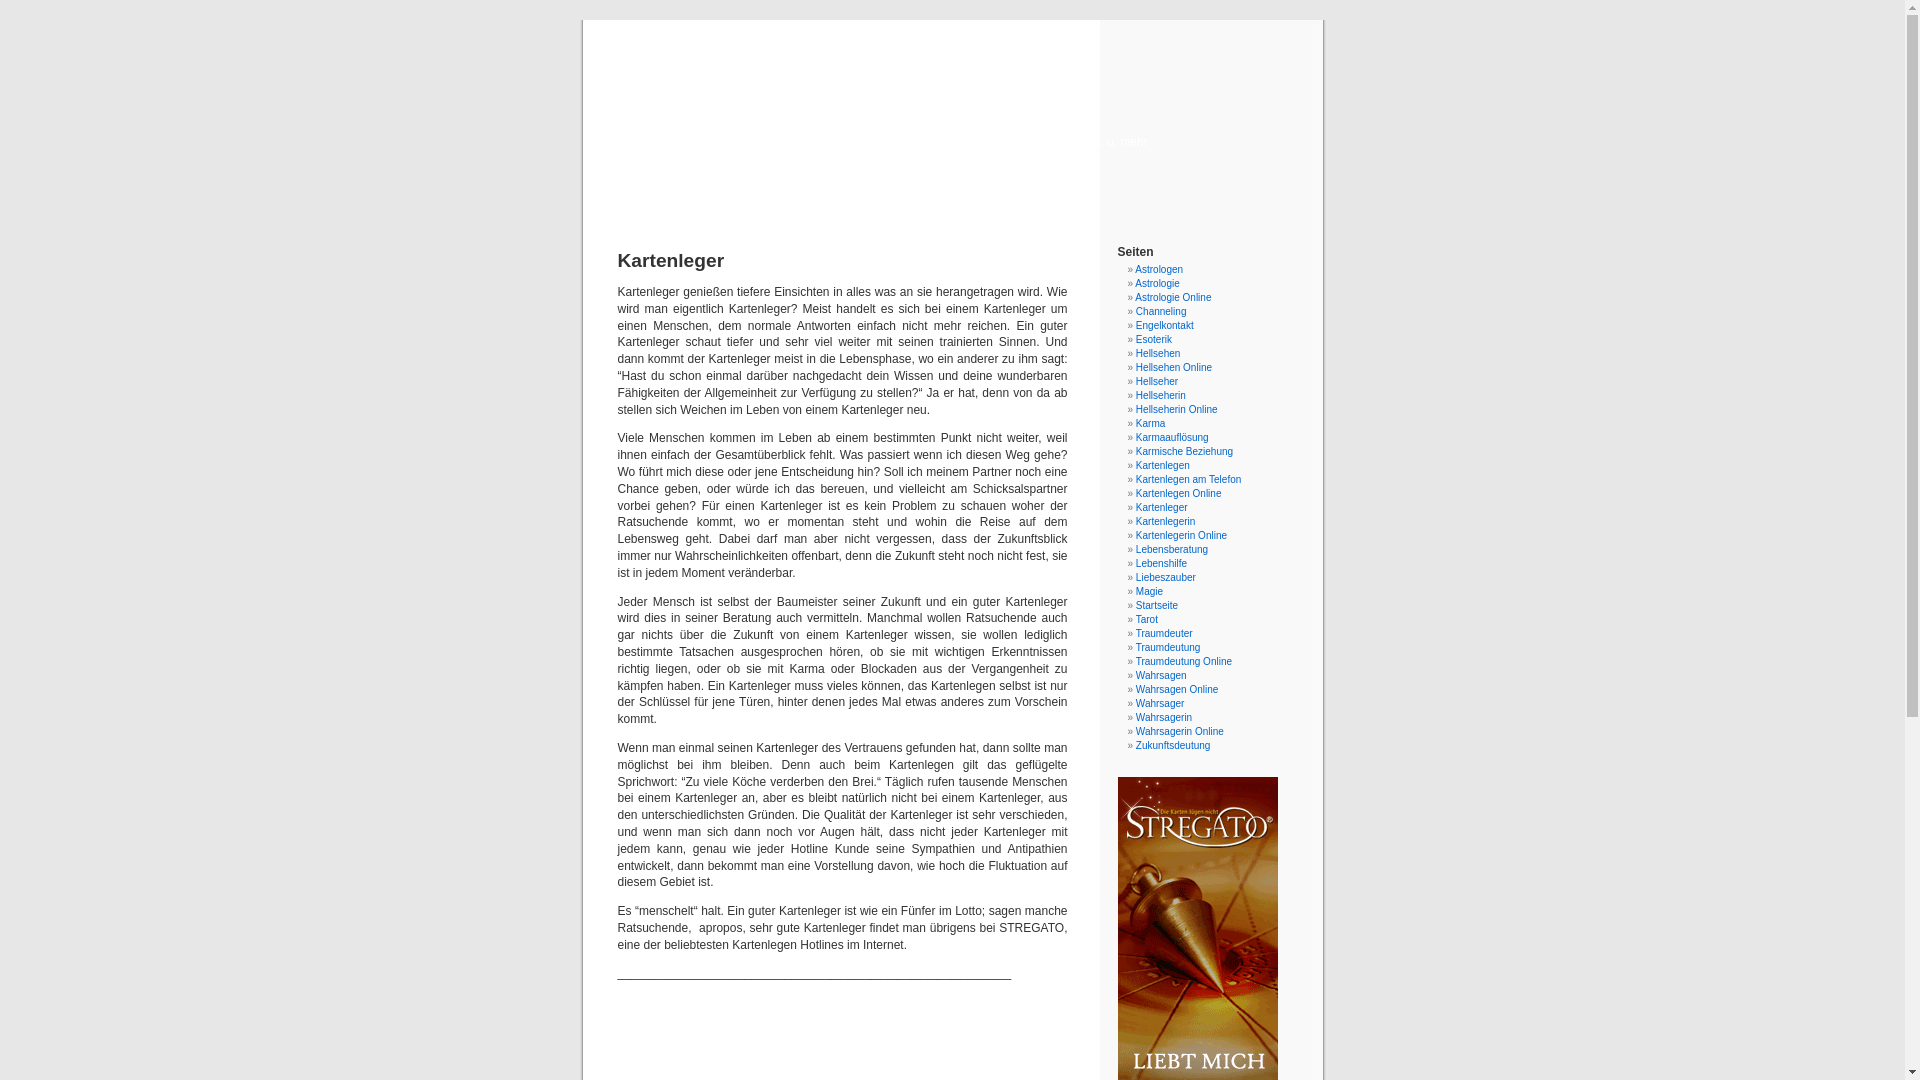 The height and width of the screenshot is (1080, 1920). I want to click on 'Wahrsagerin Online', so click(1180, 731).